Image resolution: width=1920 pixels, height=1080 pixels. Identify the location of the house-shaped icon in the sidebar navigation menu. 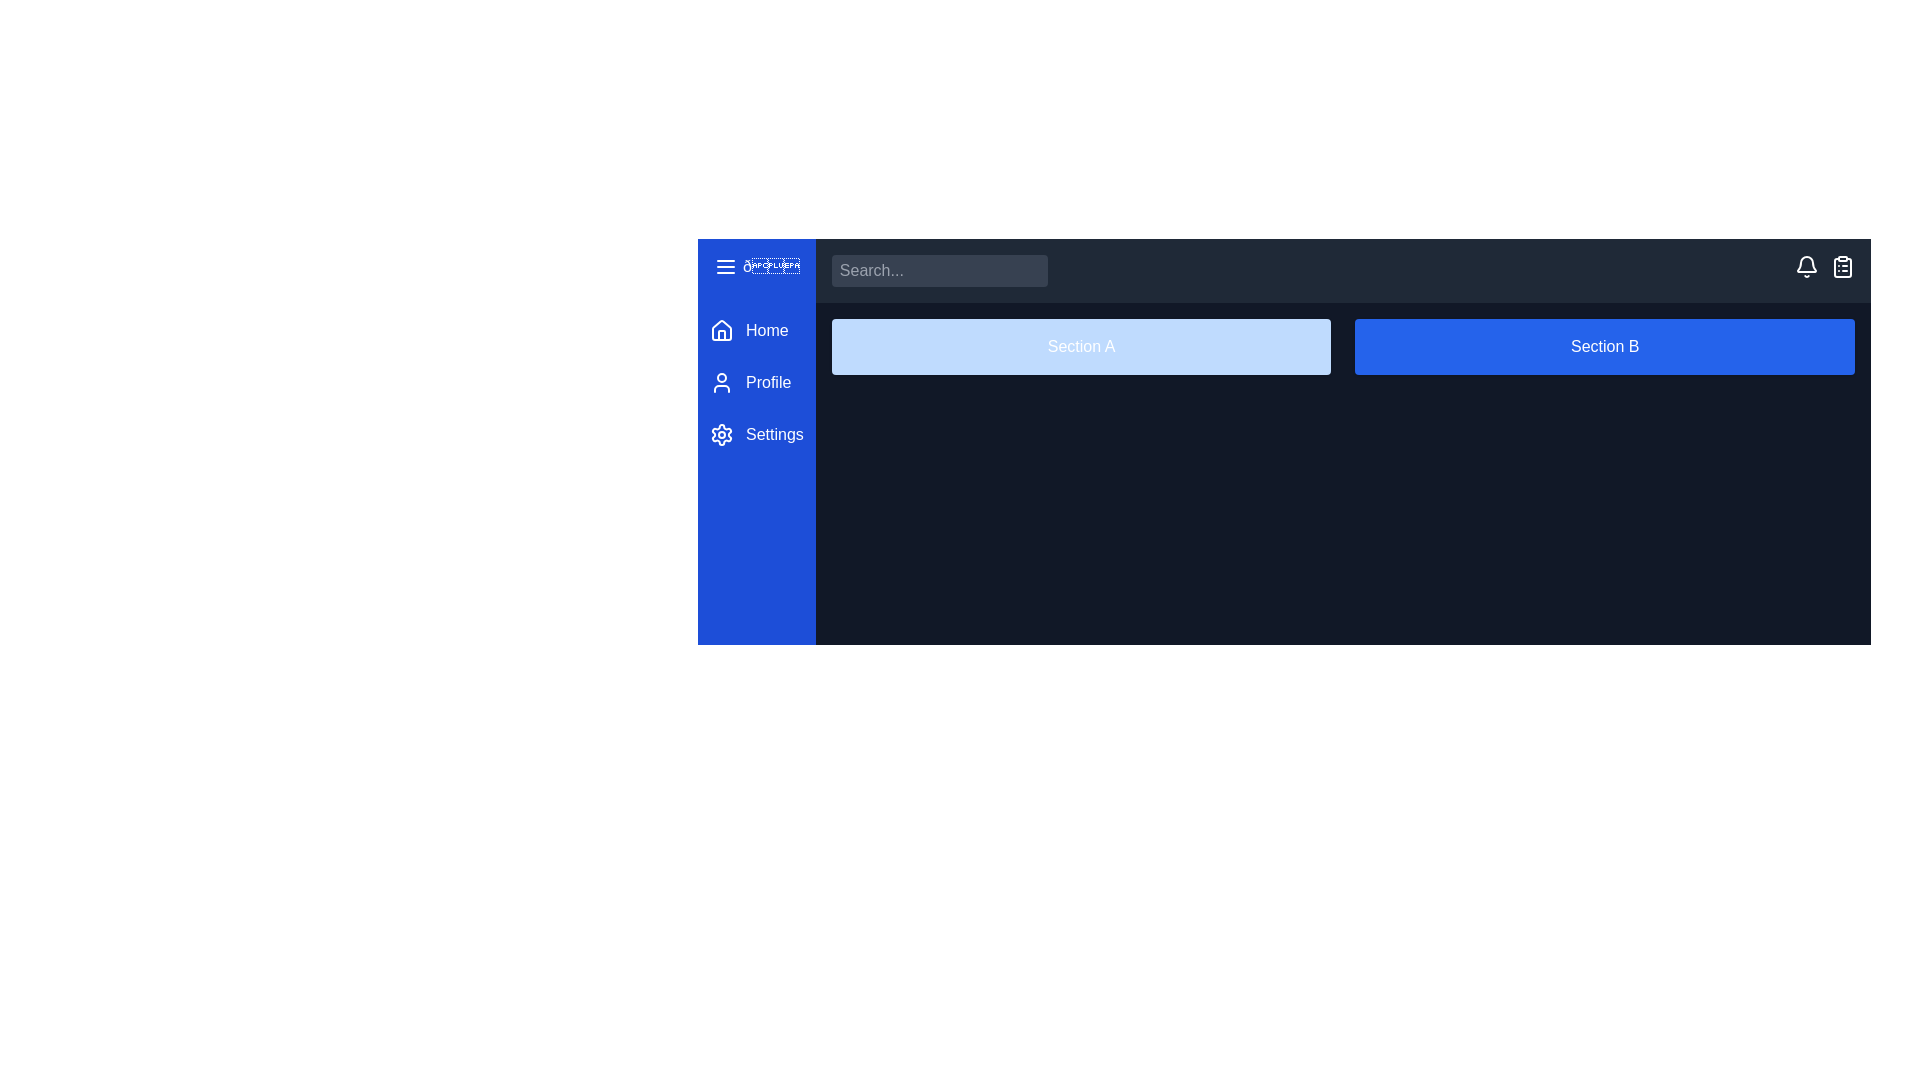
(720, 329).